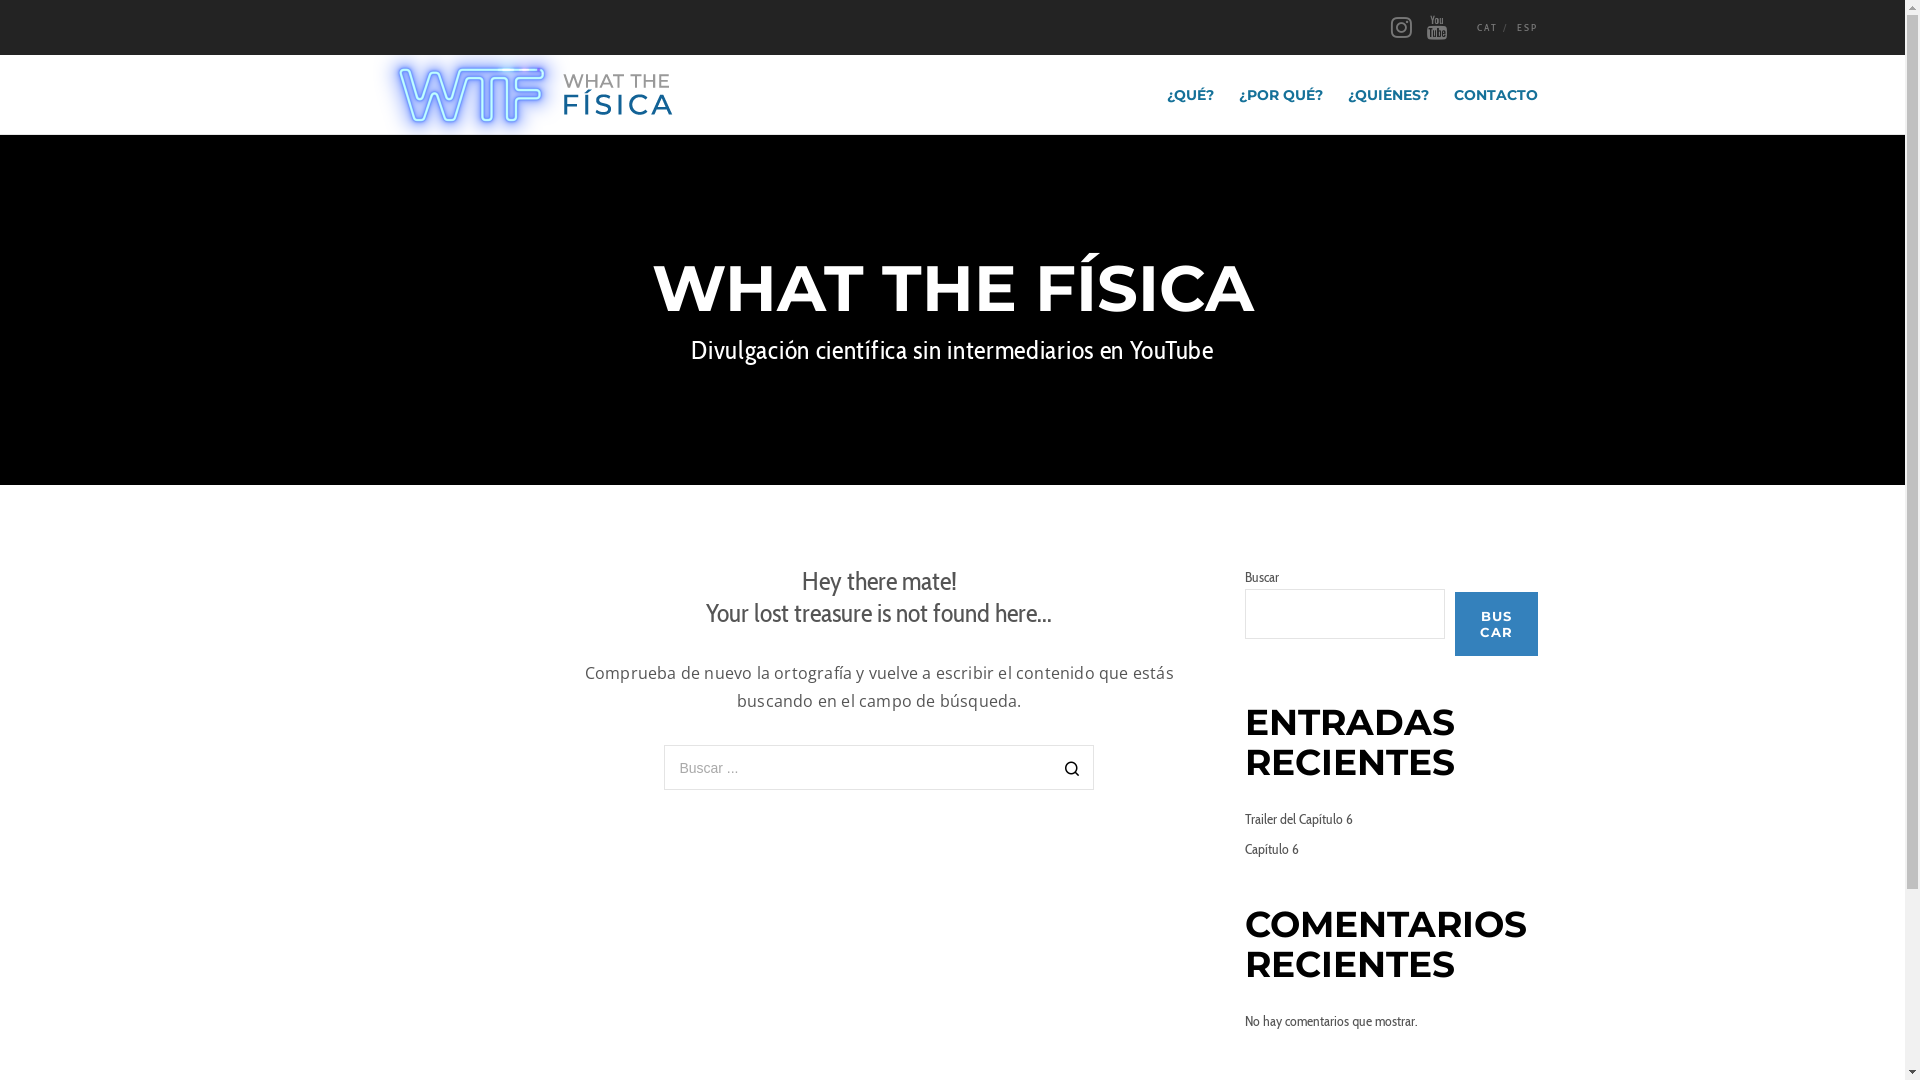  Describe the element at coordinates (1487, 27) in the screenshot. I see `'CAT'` at that location.